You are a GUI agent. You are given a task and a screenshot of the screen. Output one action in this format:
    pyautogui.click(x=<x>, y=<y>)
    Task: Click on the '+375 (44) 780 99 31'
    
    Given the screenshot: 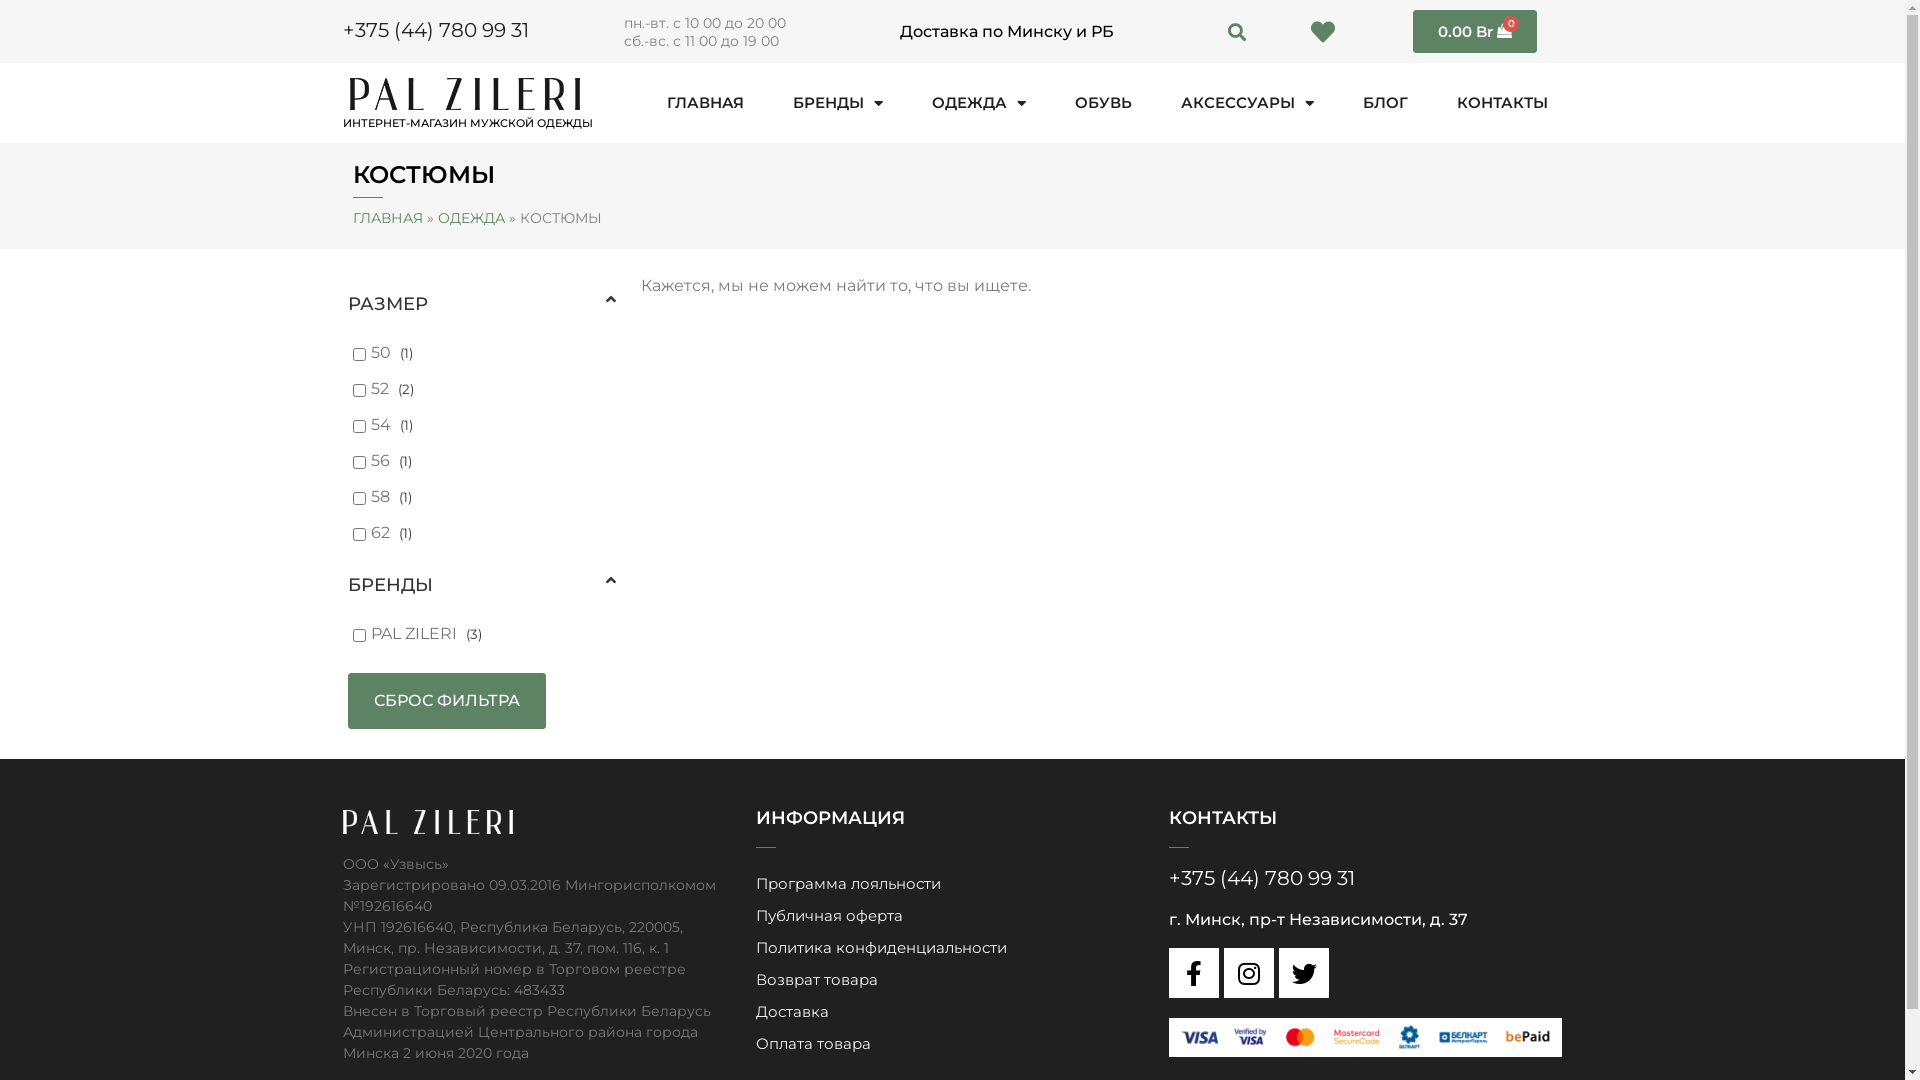 What is the action you would take?
    pyautogui.click(x=1261, y=877)
    